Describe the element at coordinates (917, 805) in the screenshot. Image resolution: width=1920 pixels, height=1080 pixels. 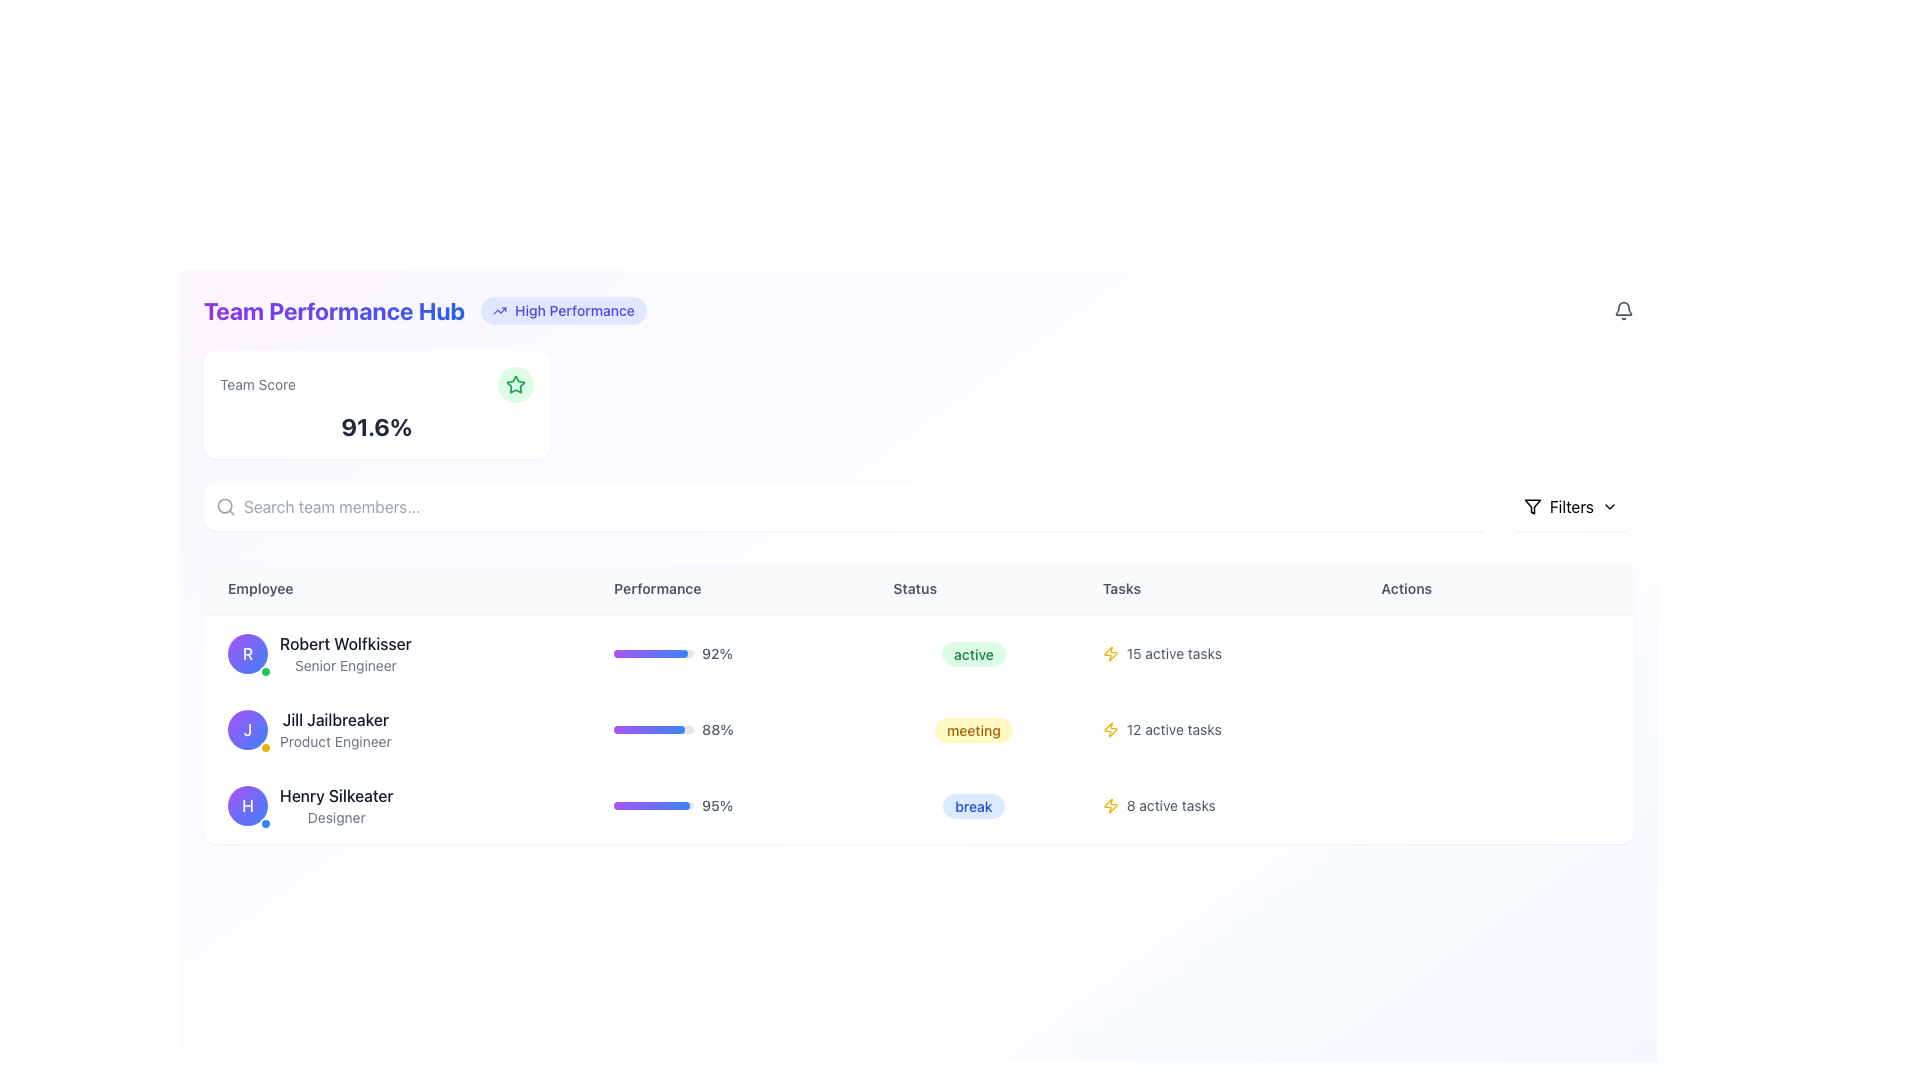
I see `the third entry row in the performance table displaying information about team member Henry Silkeater` at that location.